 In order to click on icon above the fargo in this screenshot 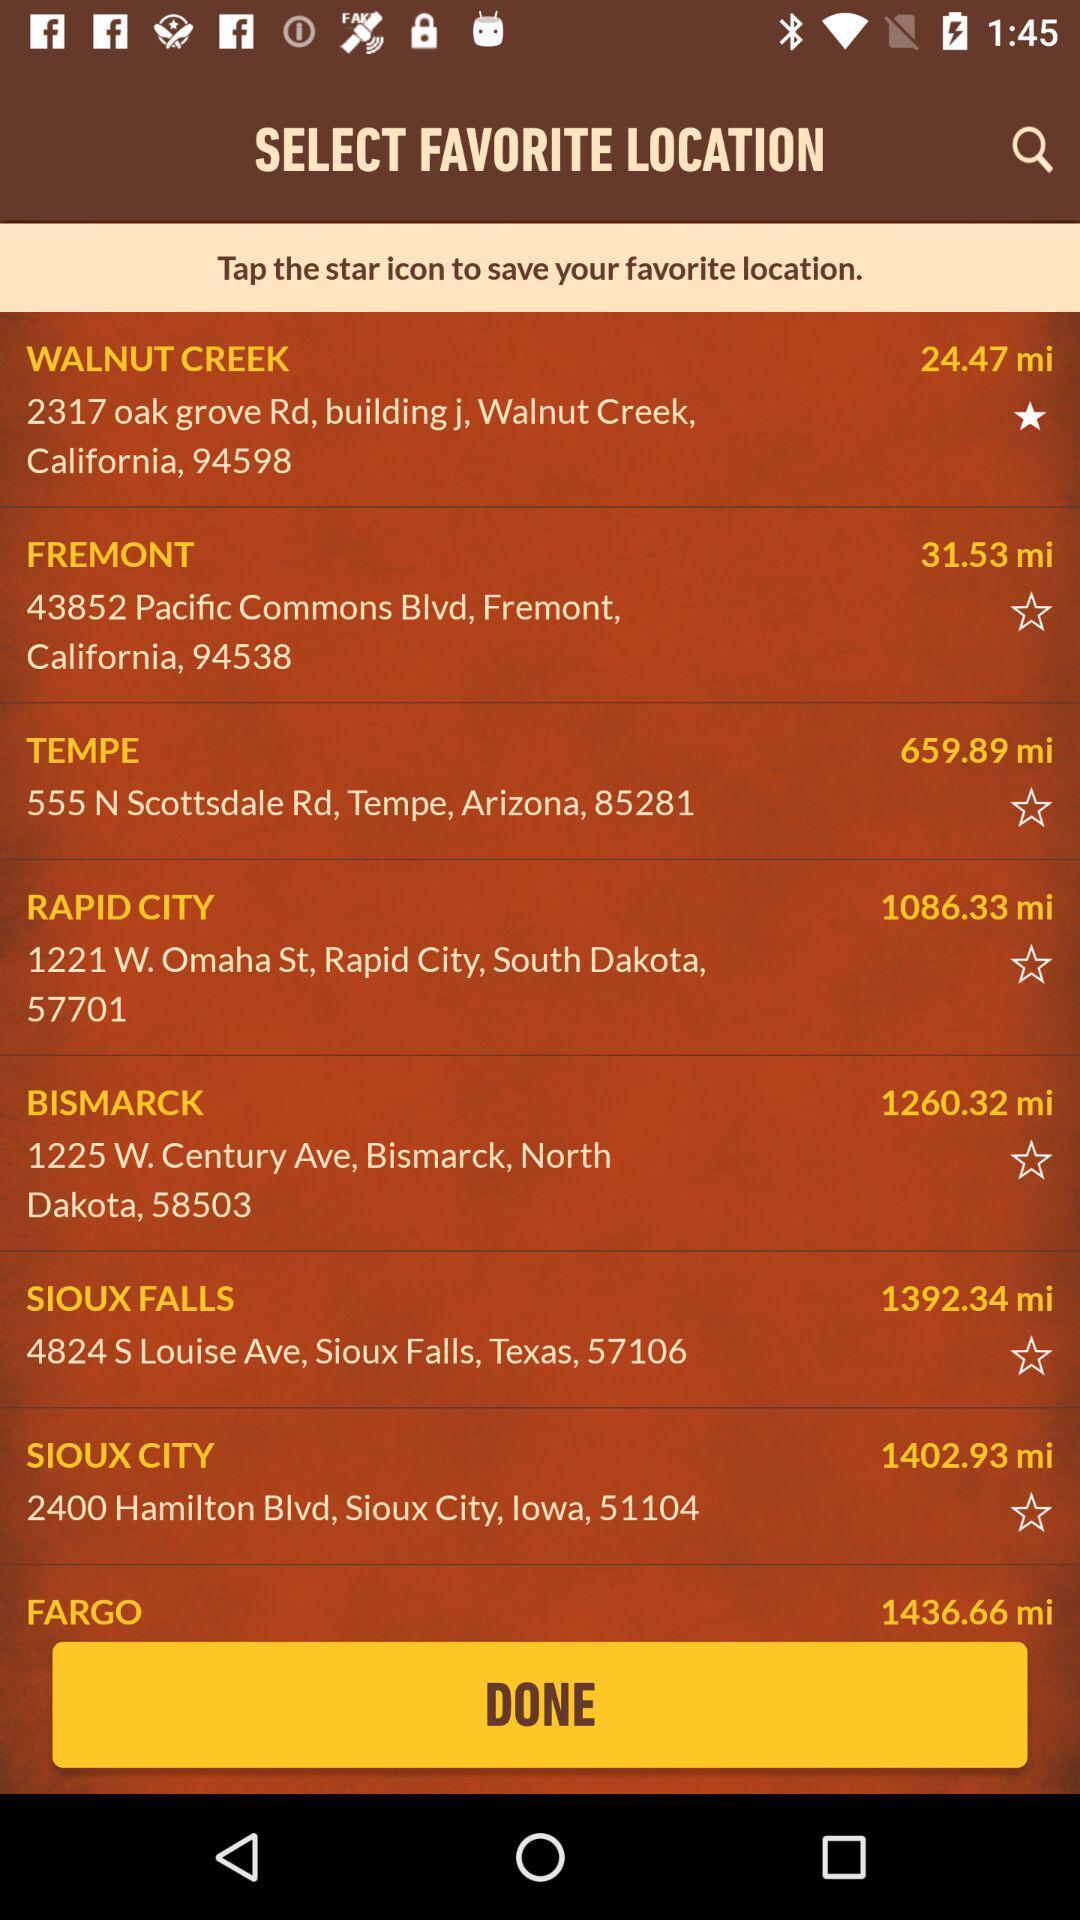, I will do `click(376, 1507)`.